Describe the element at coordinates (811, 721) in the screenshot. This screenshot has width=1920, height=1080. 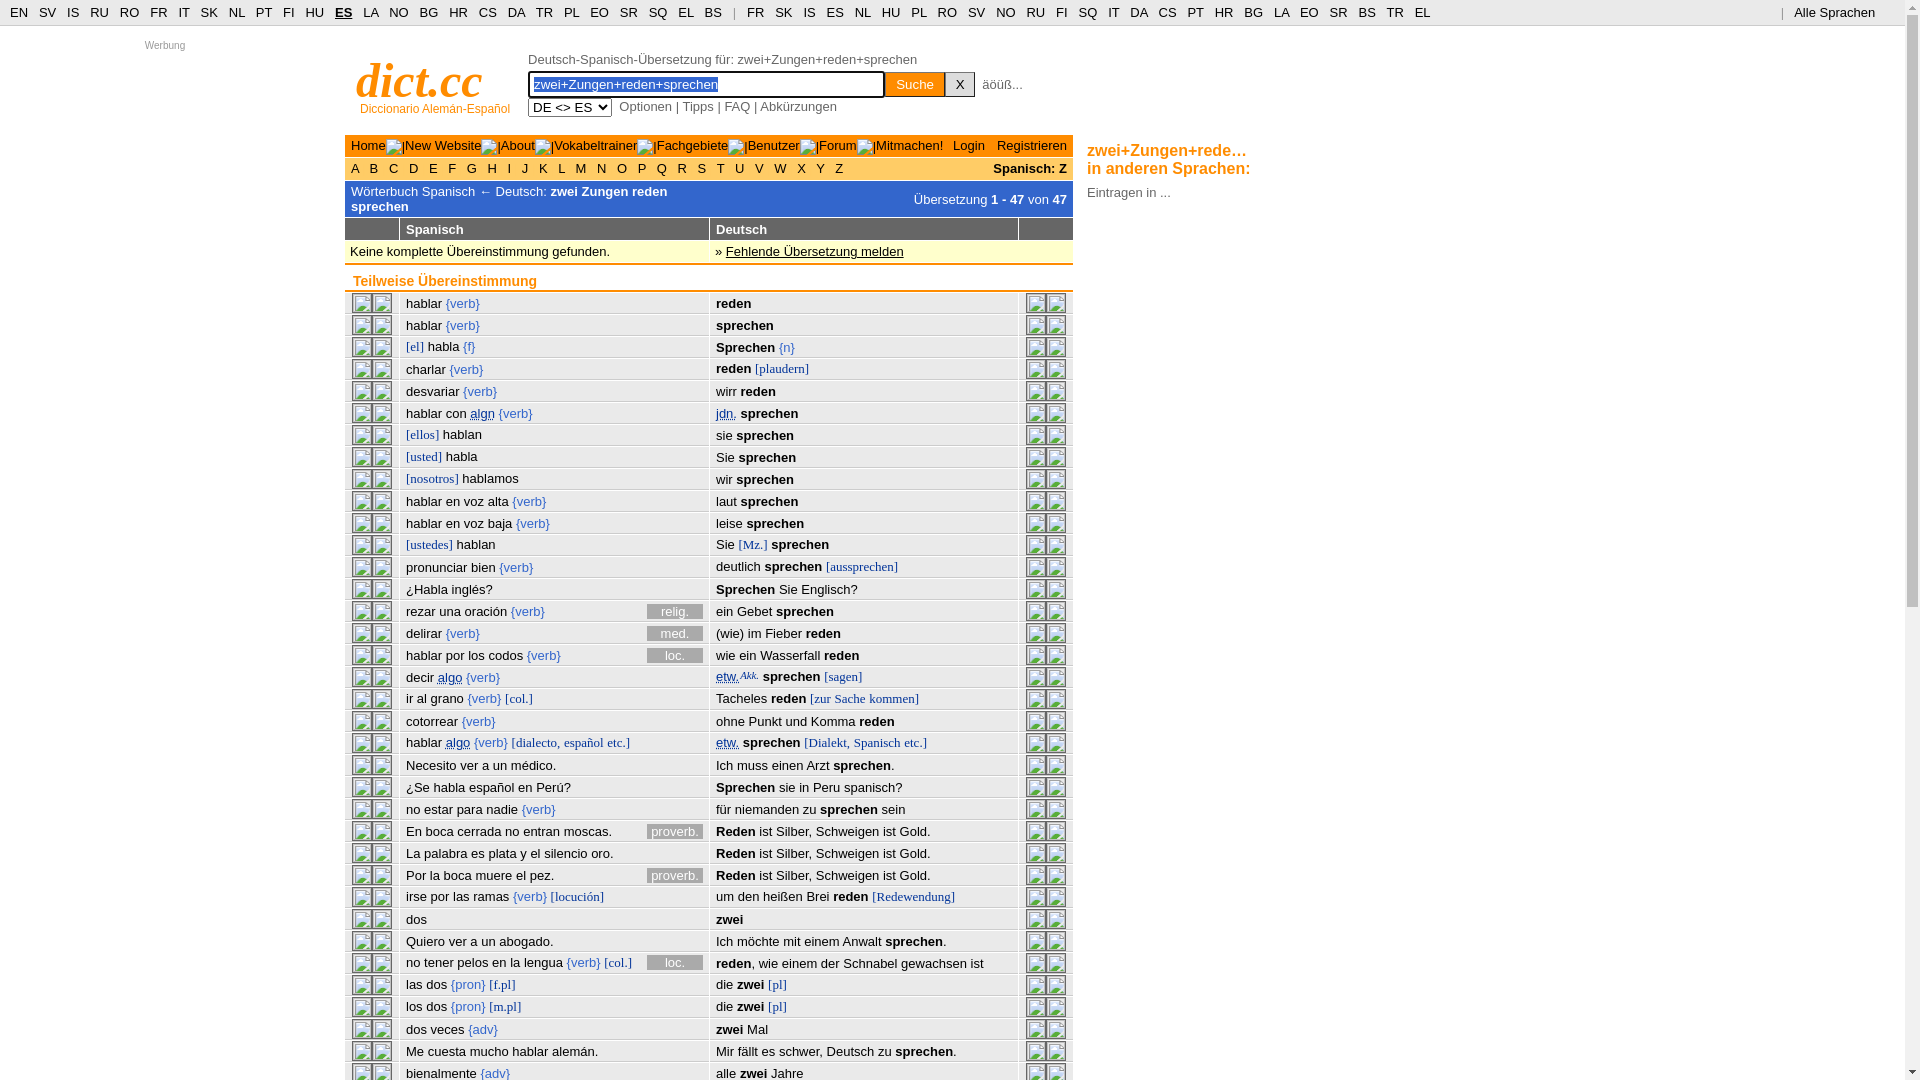
I see `'Komma'` at that location.